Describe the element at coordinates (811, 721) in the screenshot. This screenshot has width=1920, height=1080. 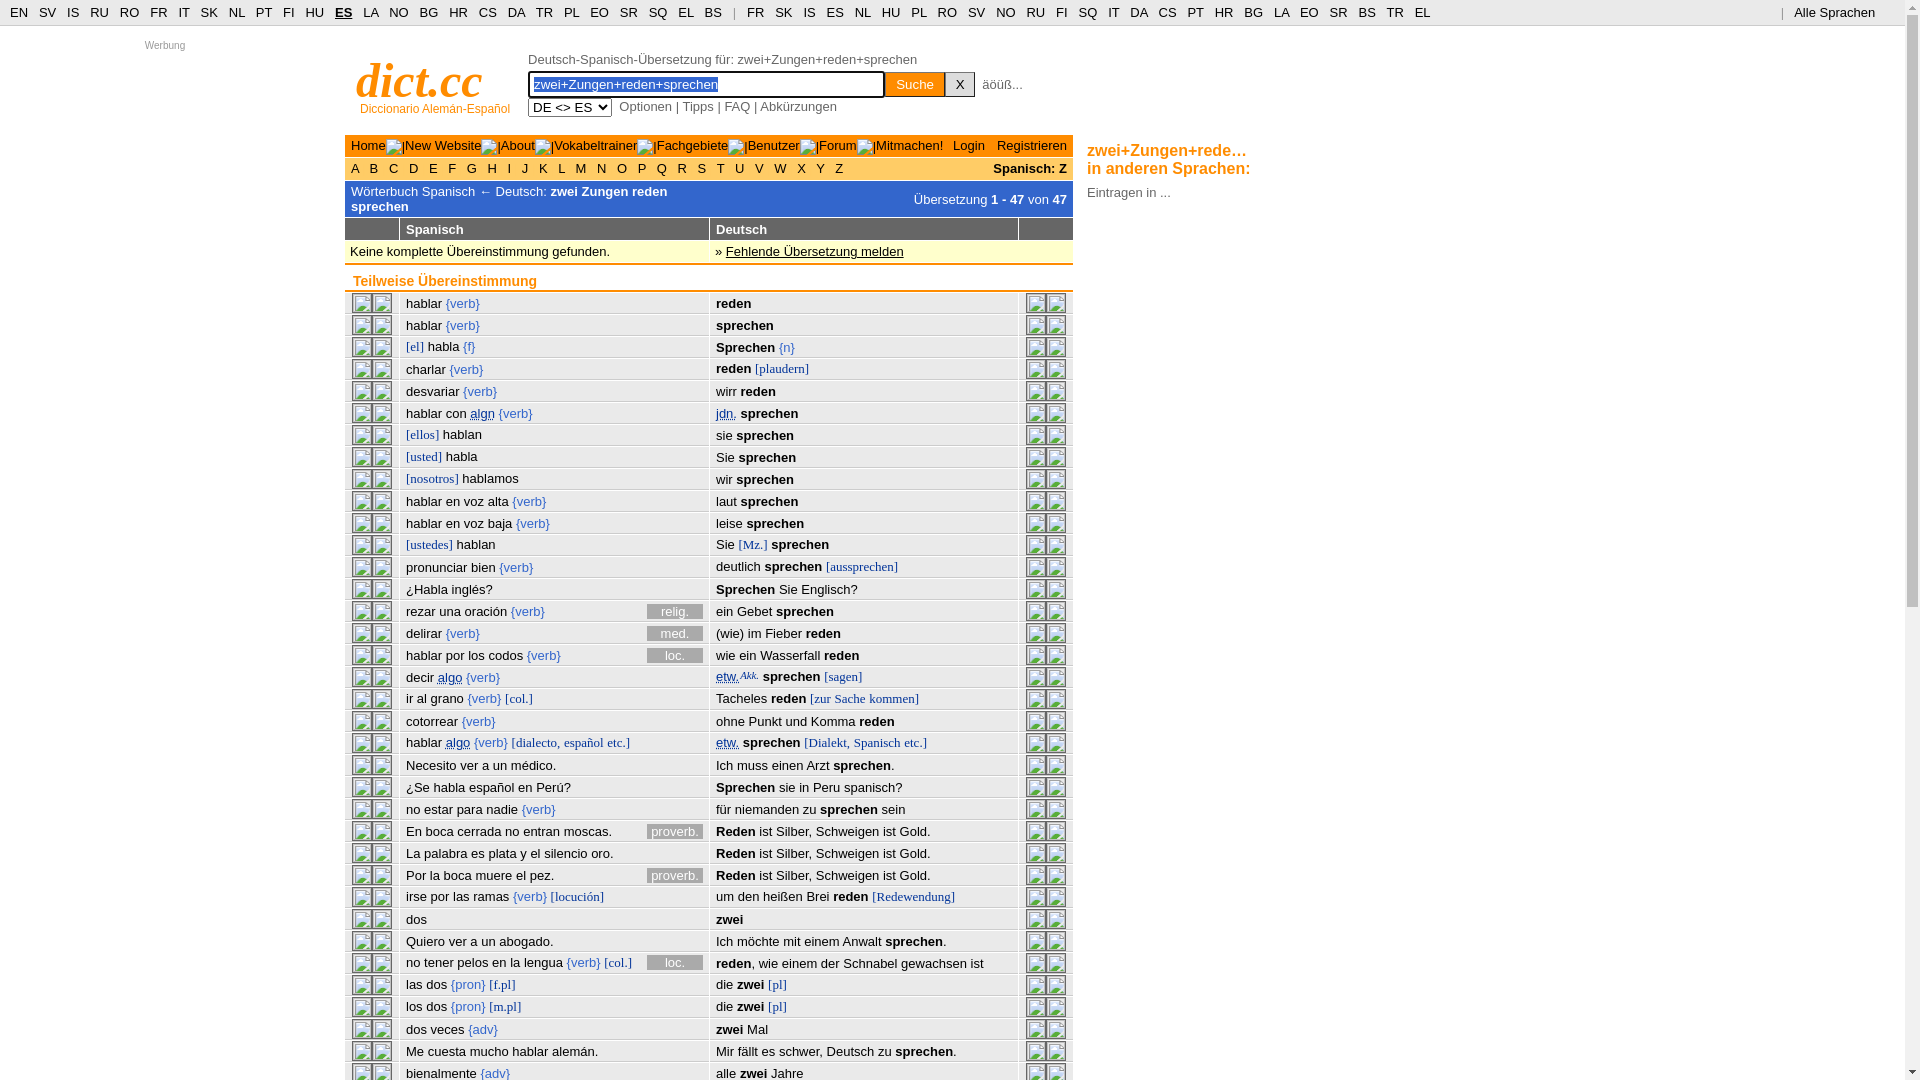
I see `'Komma'` at that location.